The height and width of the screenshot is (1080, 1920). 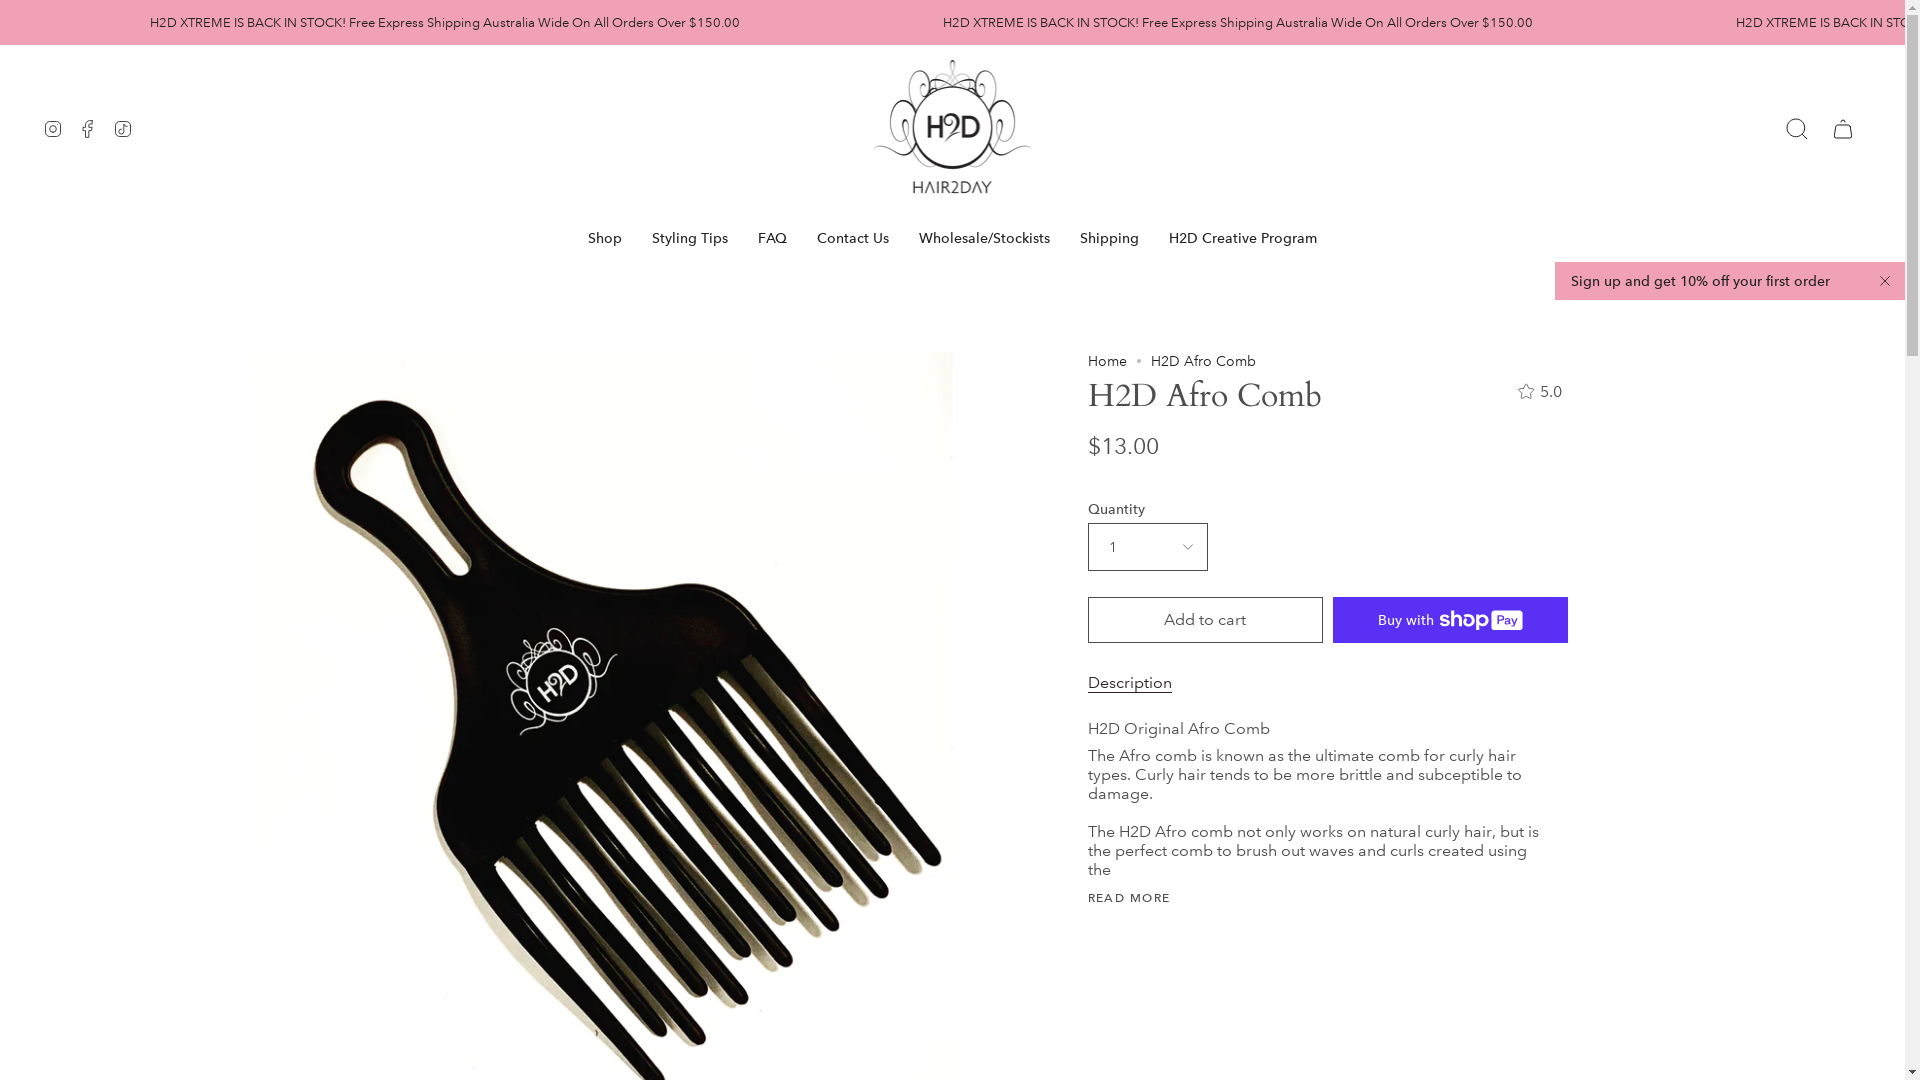 What do you see at coordinates (1087, 361) in the screenshot?
I see `'Home'` at bounding box center [1087, 361].